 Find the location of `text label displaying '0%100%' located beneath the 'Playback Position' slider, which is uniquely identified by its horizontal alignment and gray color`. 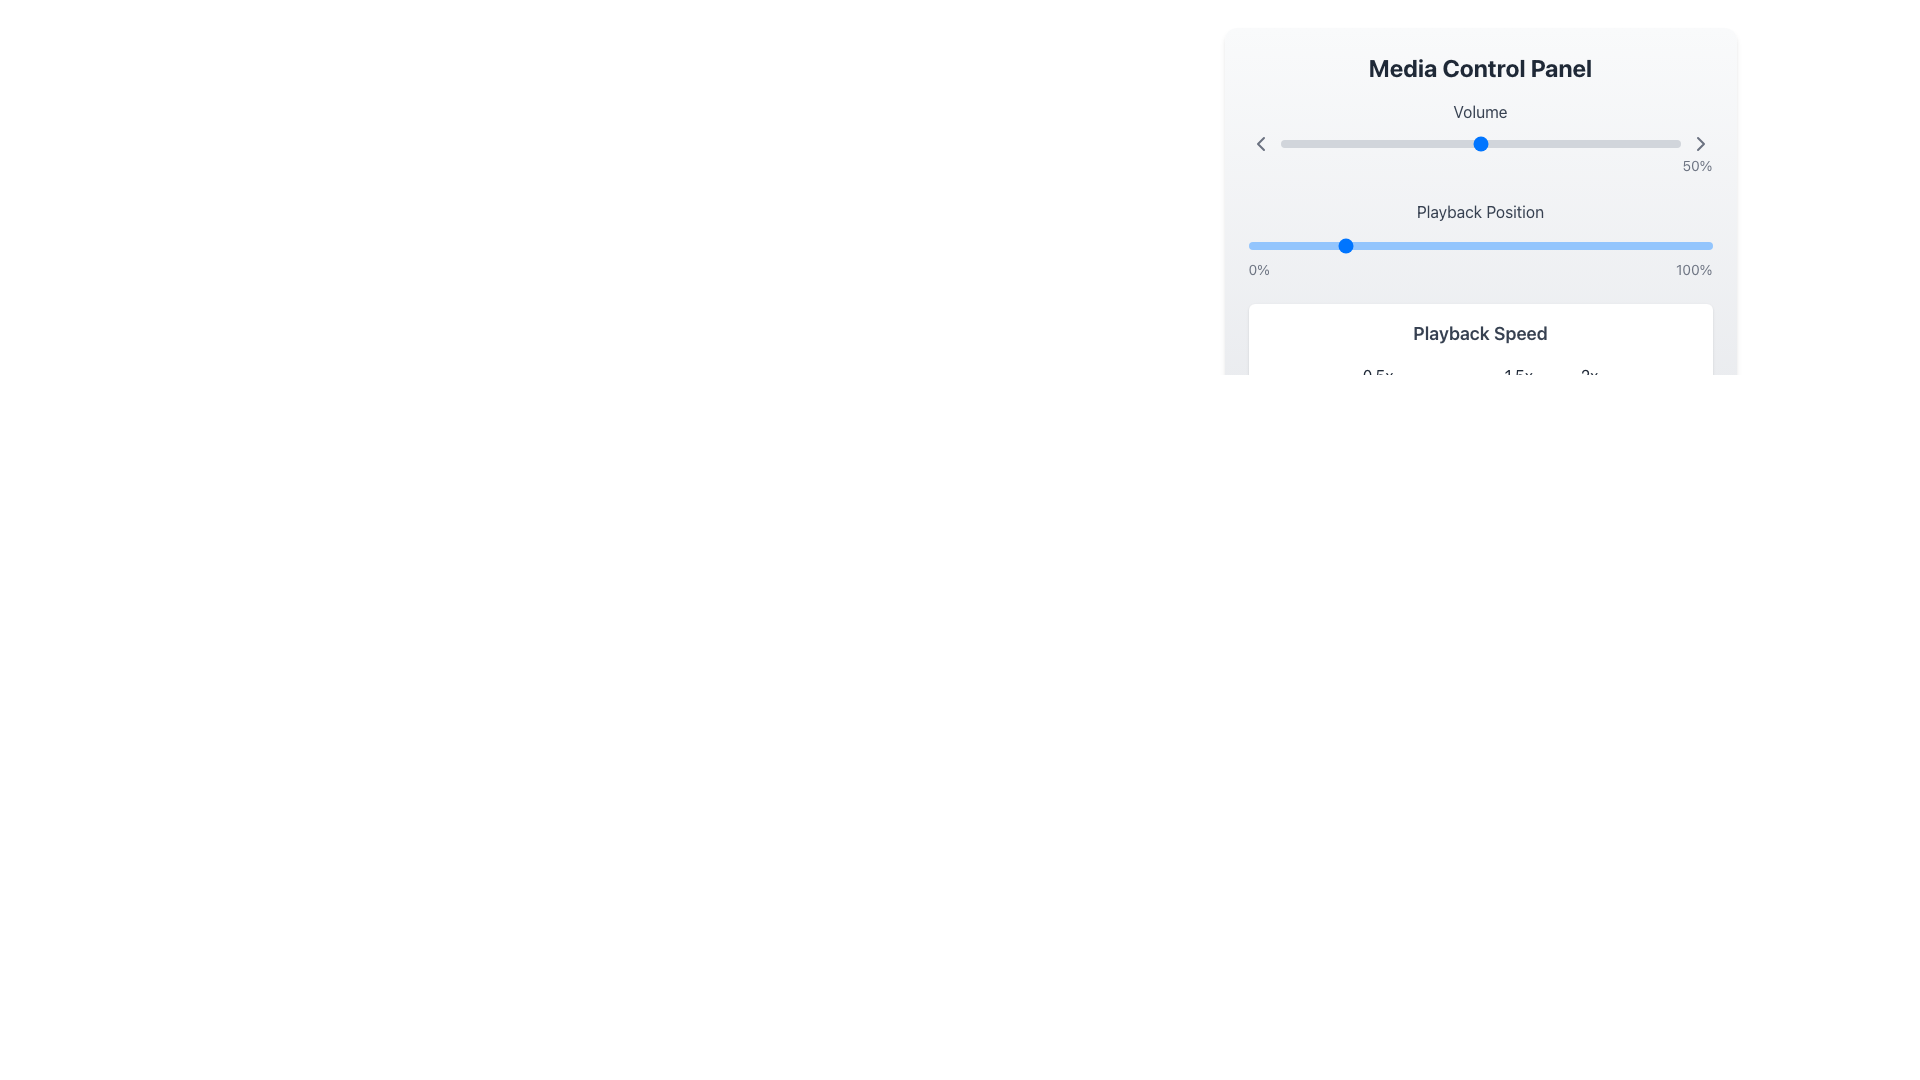

text label displaying '0%100%' located beneath the 'Playback Position' slider, which is uniquely identified by its horizontal alignment and gray color is located at coordinates (1480, 270).